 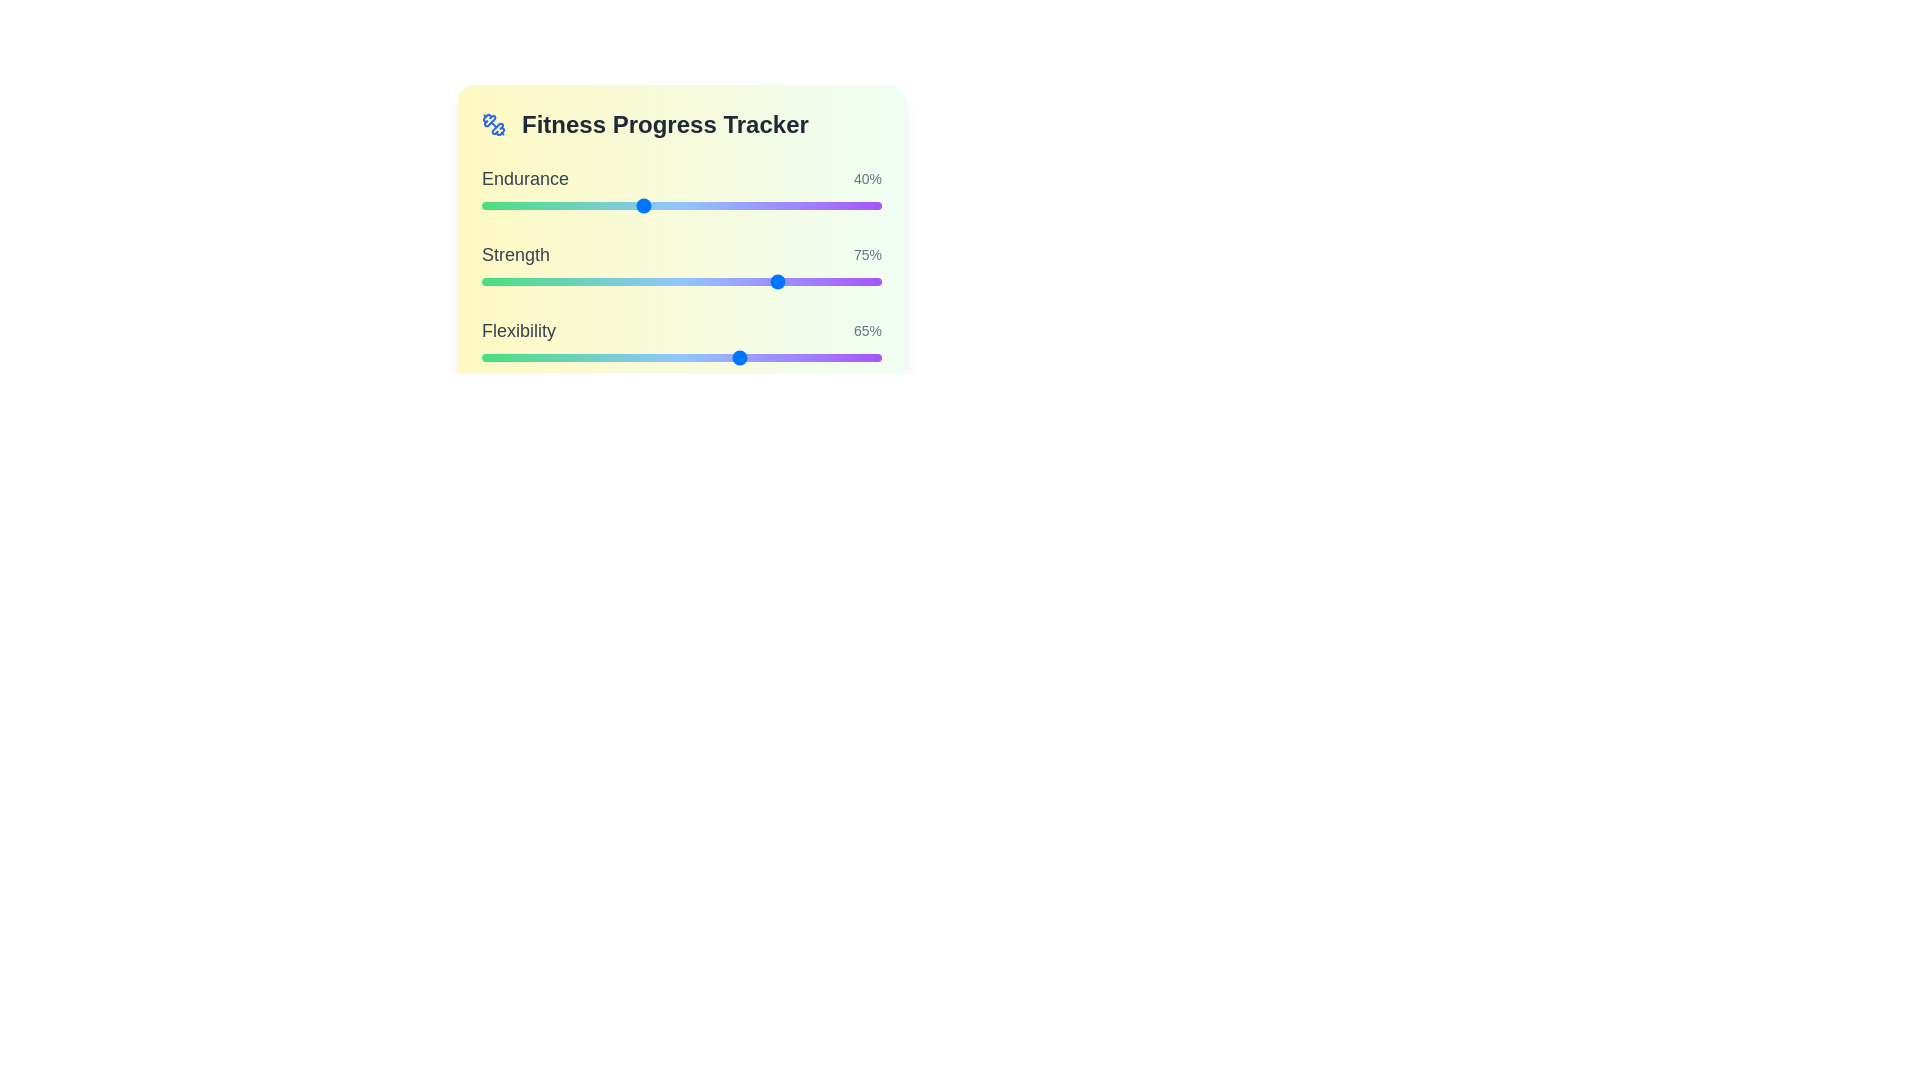 I want to click on strength slider, so click(x=502, y=281).